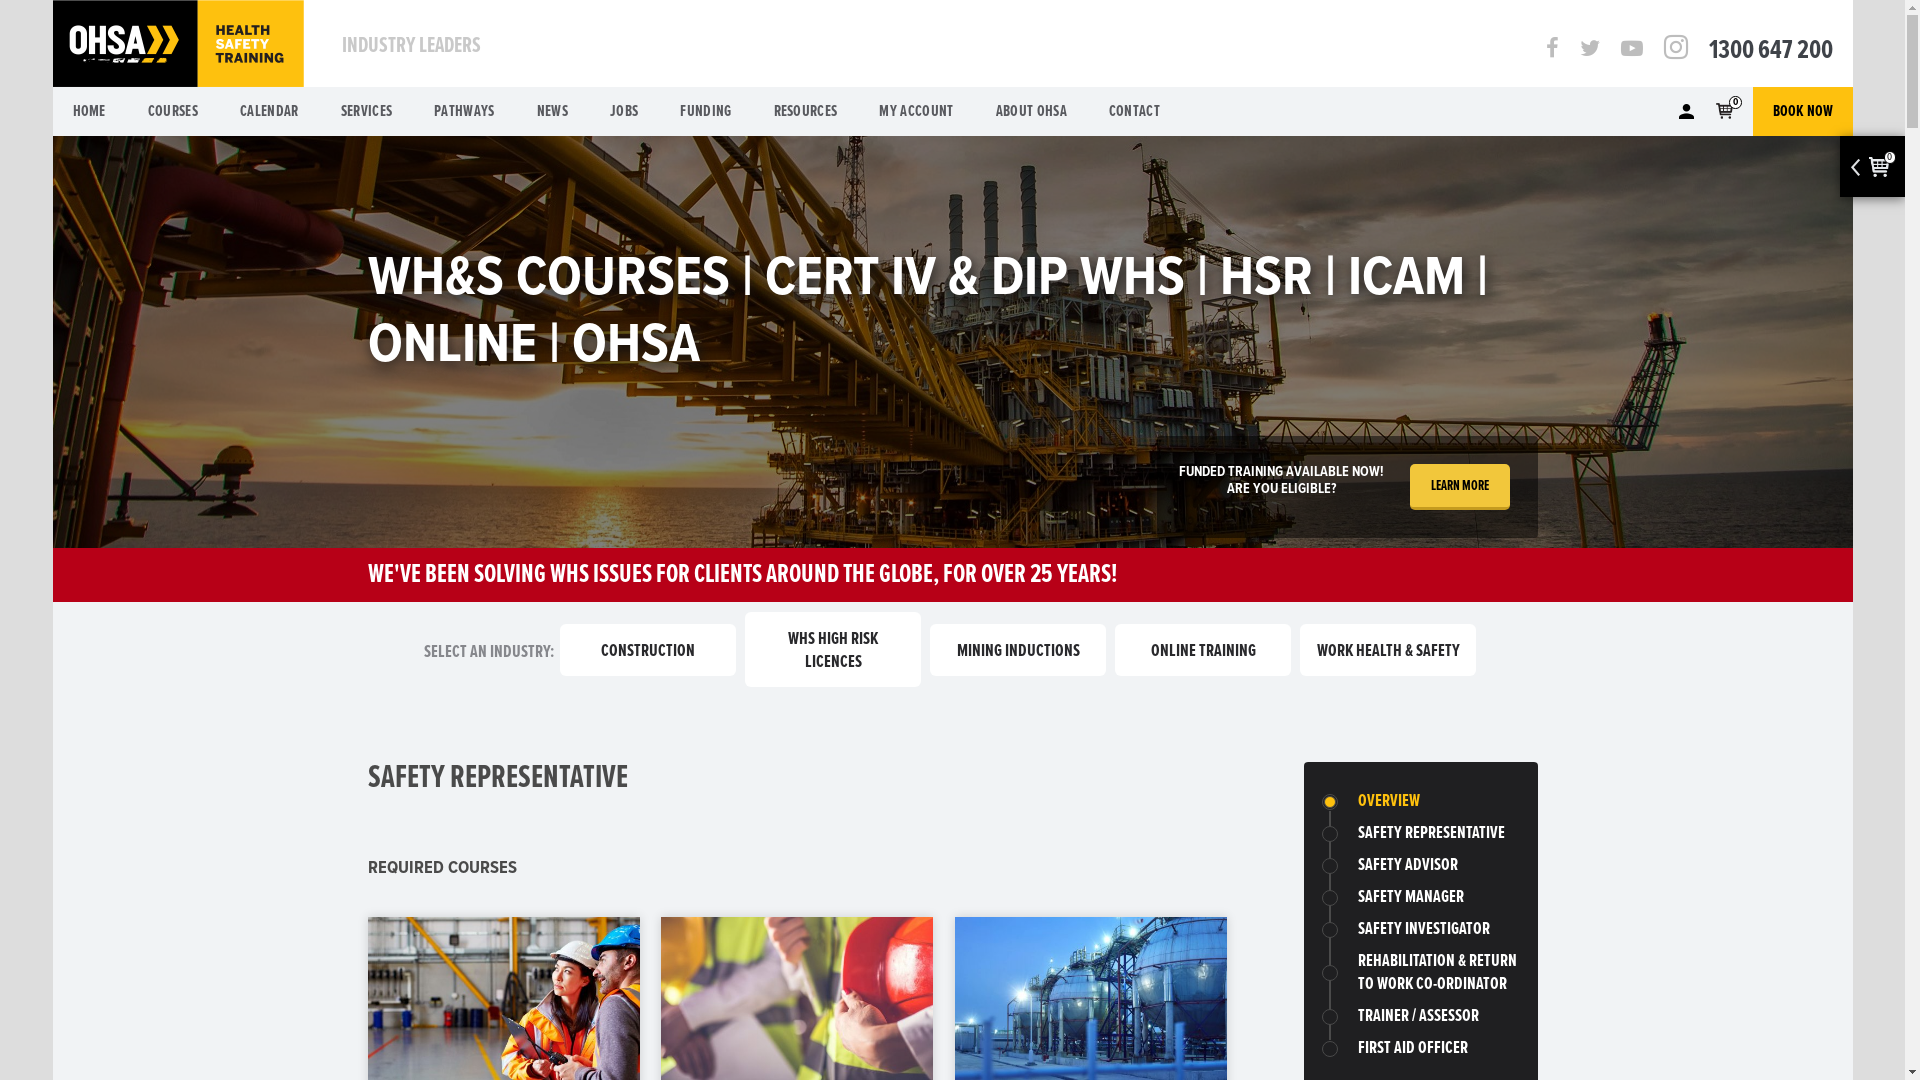  Describe the element at coordinates (1417, 1016) in the screenshot. I see `'TRAINER / ASSESSOR'` at that location.